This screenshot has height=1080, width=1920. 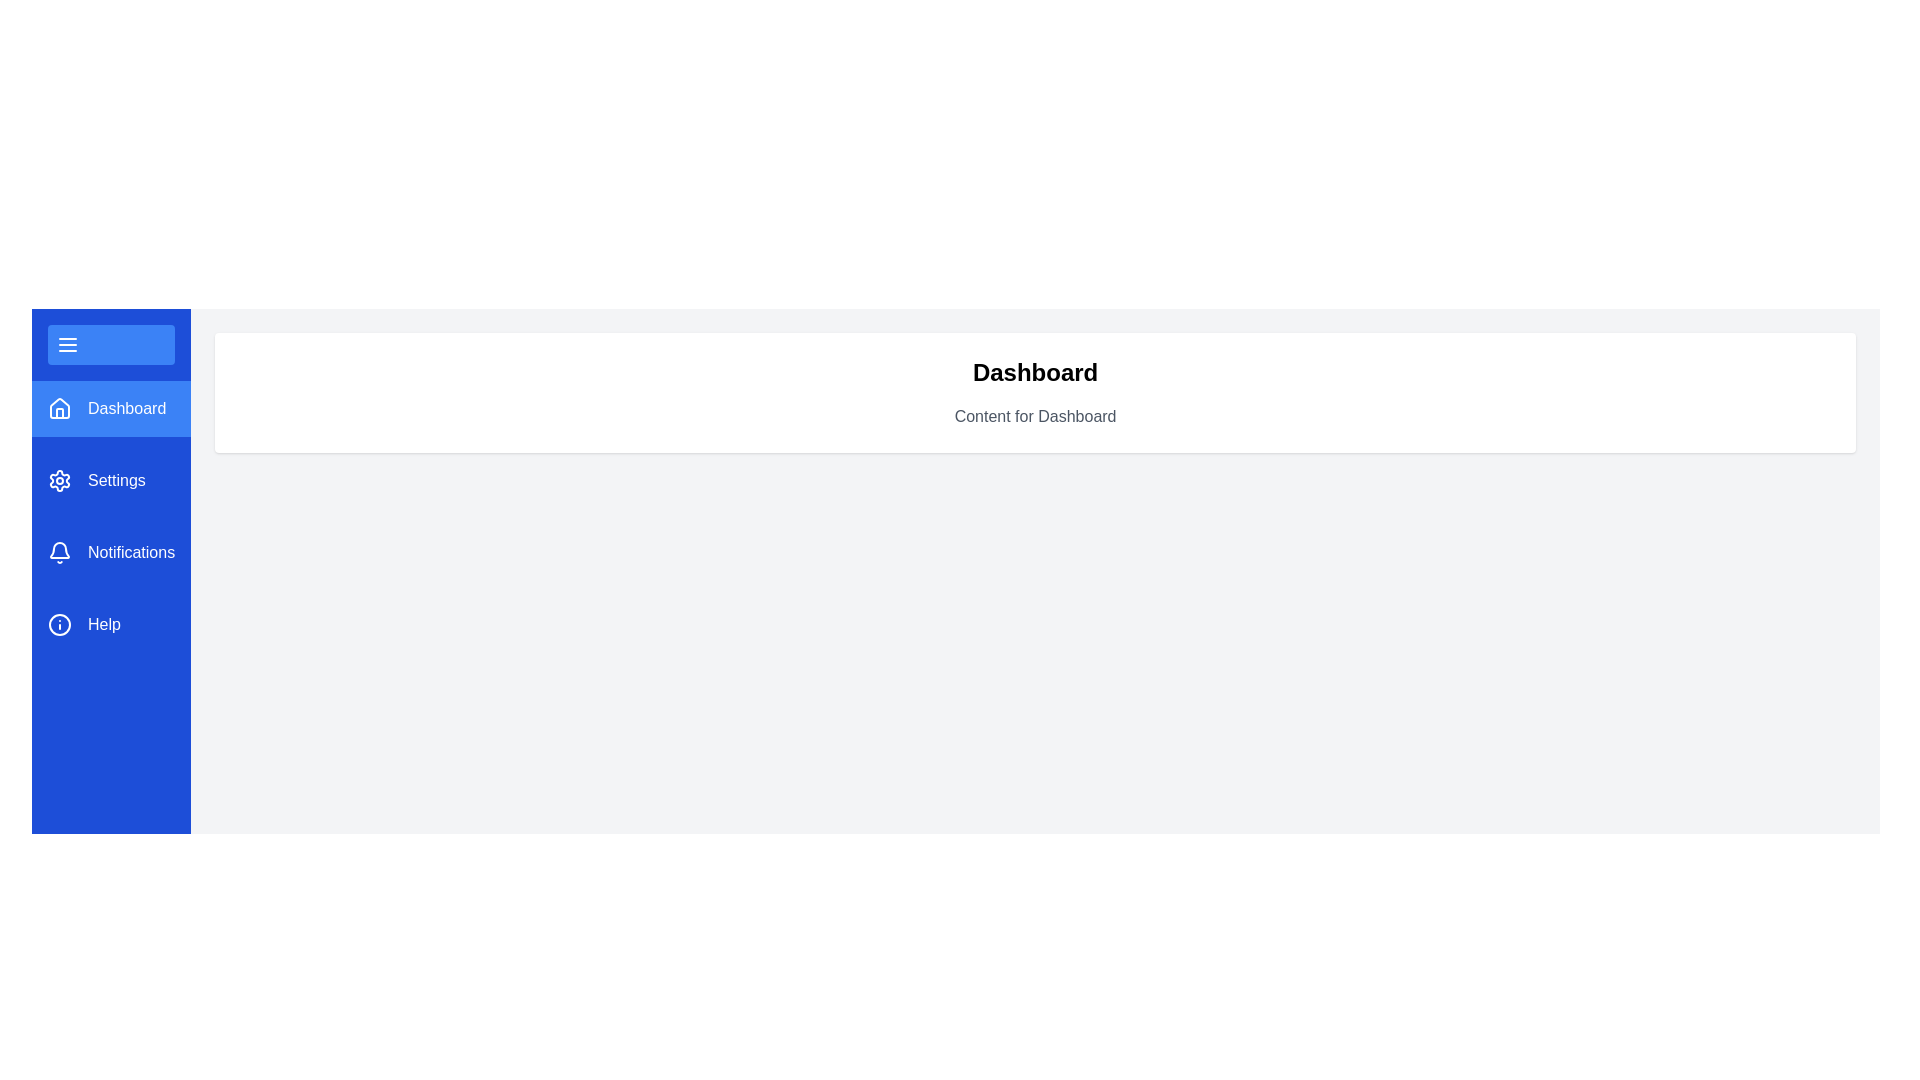 What do you see at coordinates (110, 623) in the screenshot?
I see `the 'Help' navigation link, which is the last item in the vertical list on the left sidebar, featuring a white info icon and text on a blue background` at bounding box center [110, 623].